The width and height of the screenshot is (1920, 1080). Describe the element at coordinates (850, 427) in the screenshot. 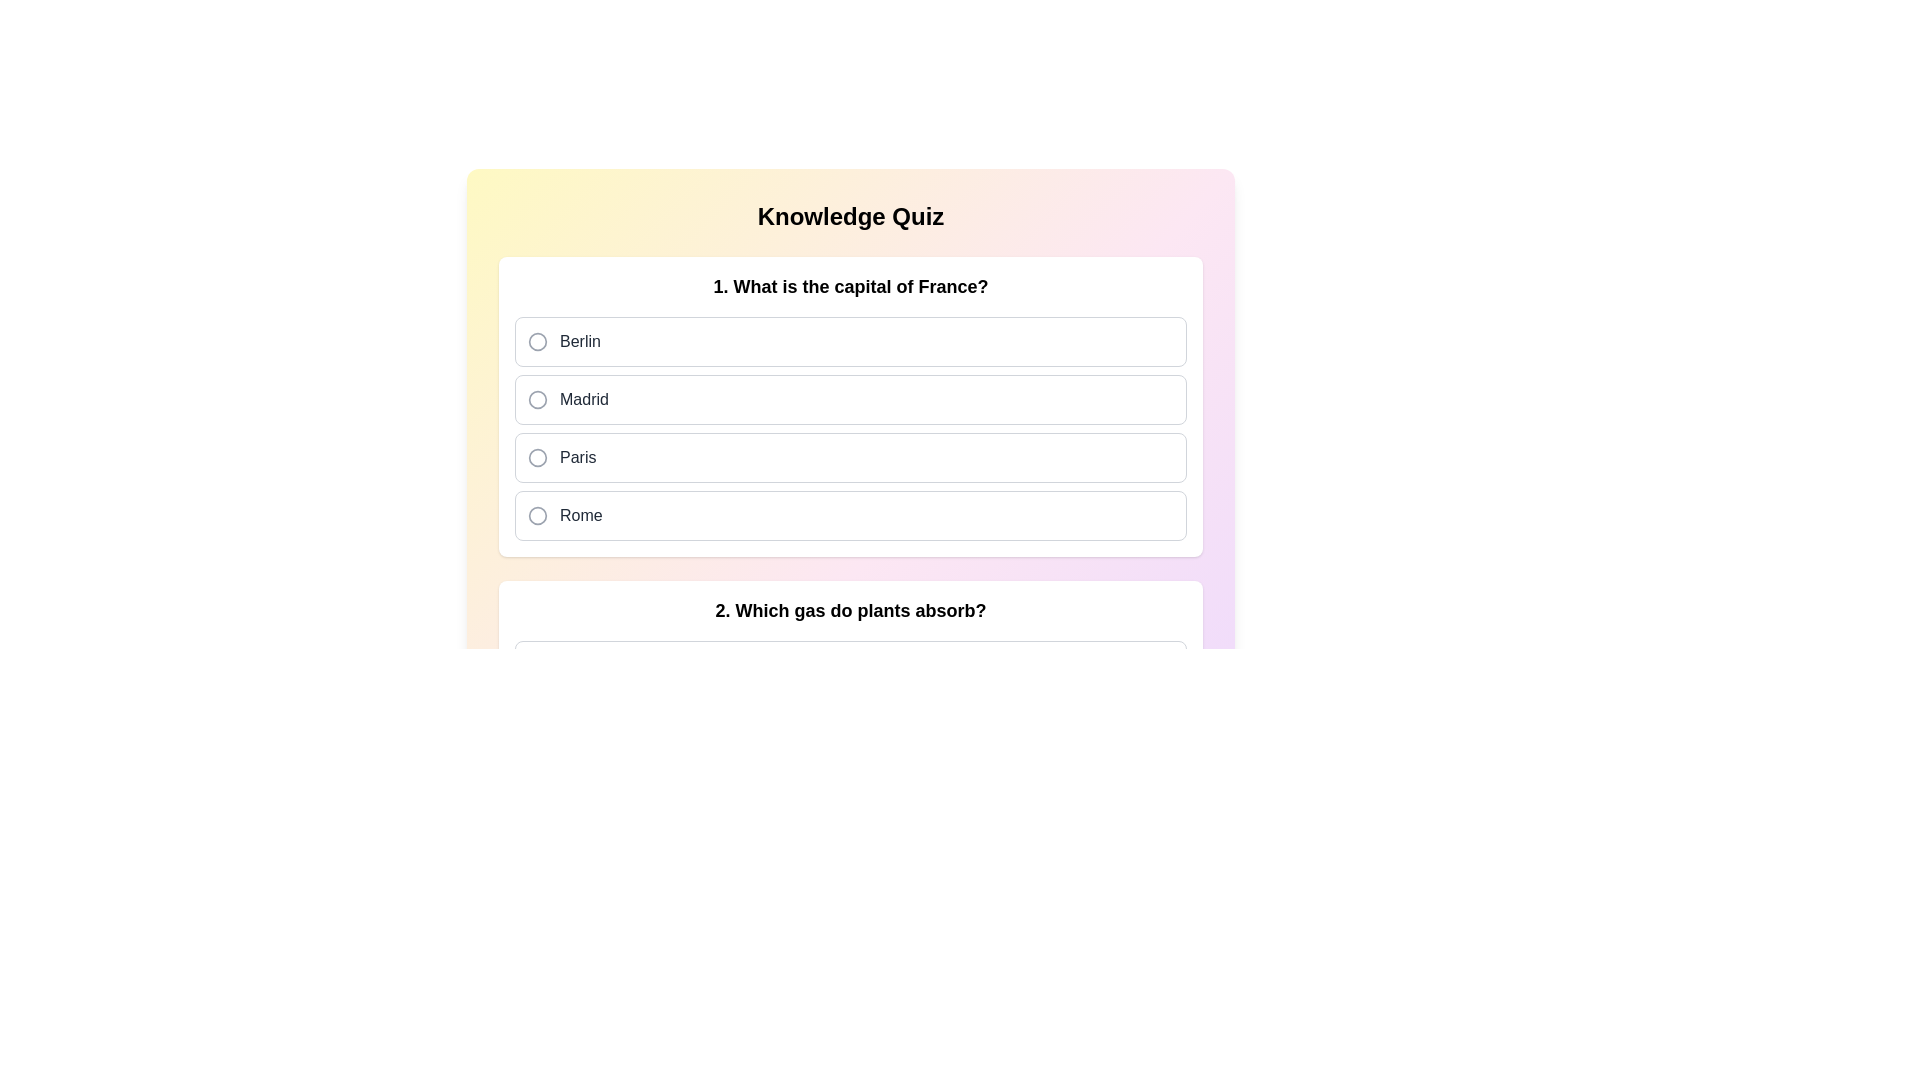

I see `the 'Paris' radio button option` at that location.